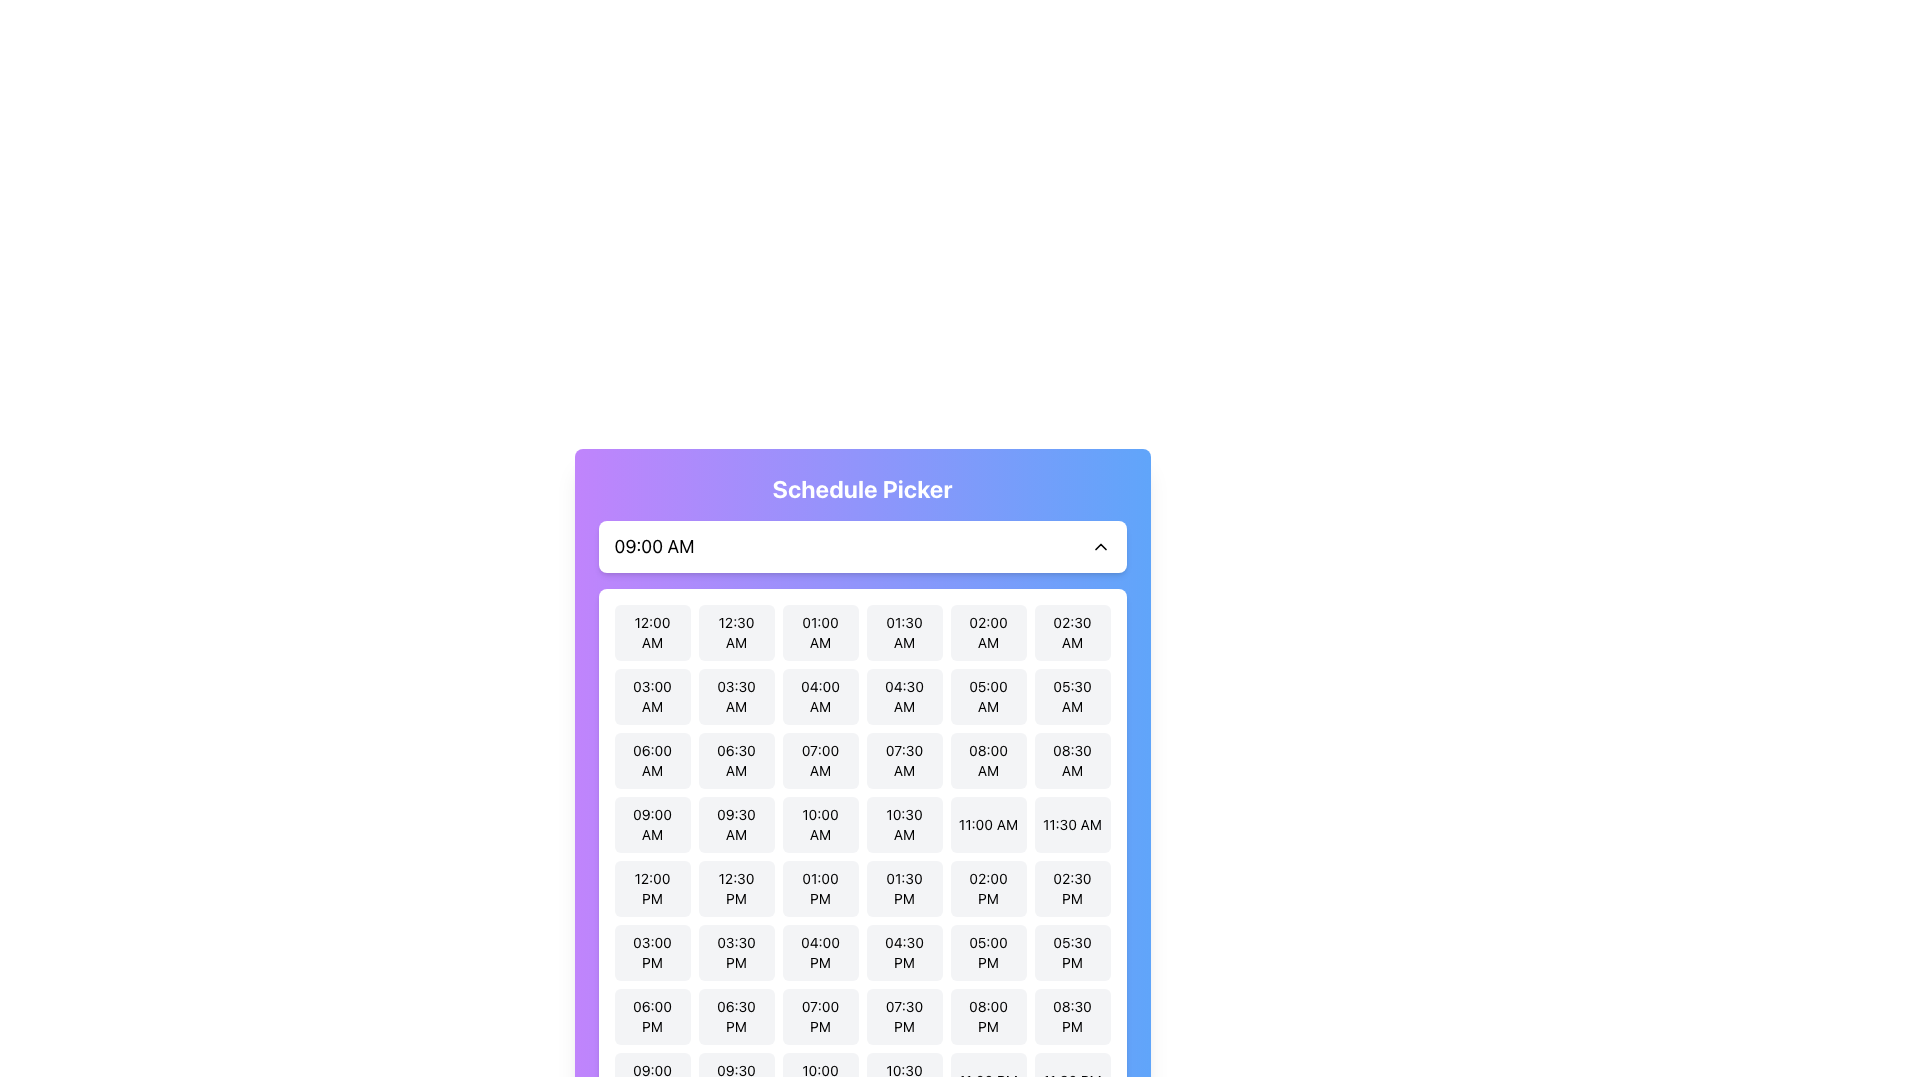 This screenshot has width=1920, height=1080. Describe the element at coordinates (1099, 547) in the screenshot. I see `the collapsible toggle icon located to the far right of the row displaying '09:00 AM' to initiate an action` at that location.